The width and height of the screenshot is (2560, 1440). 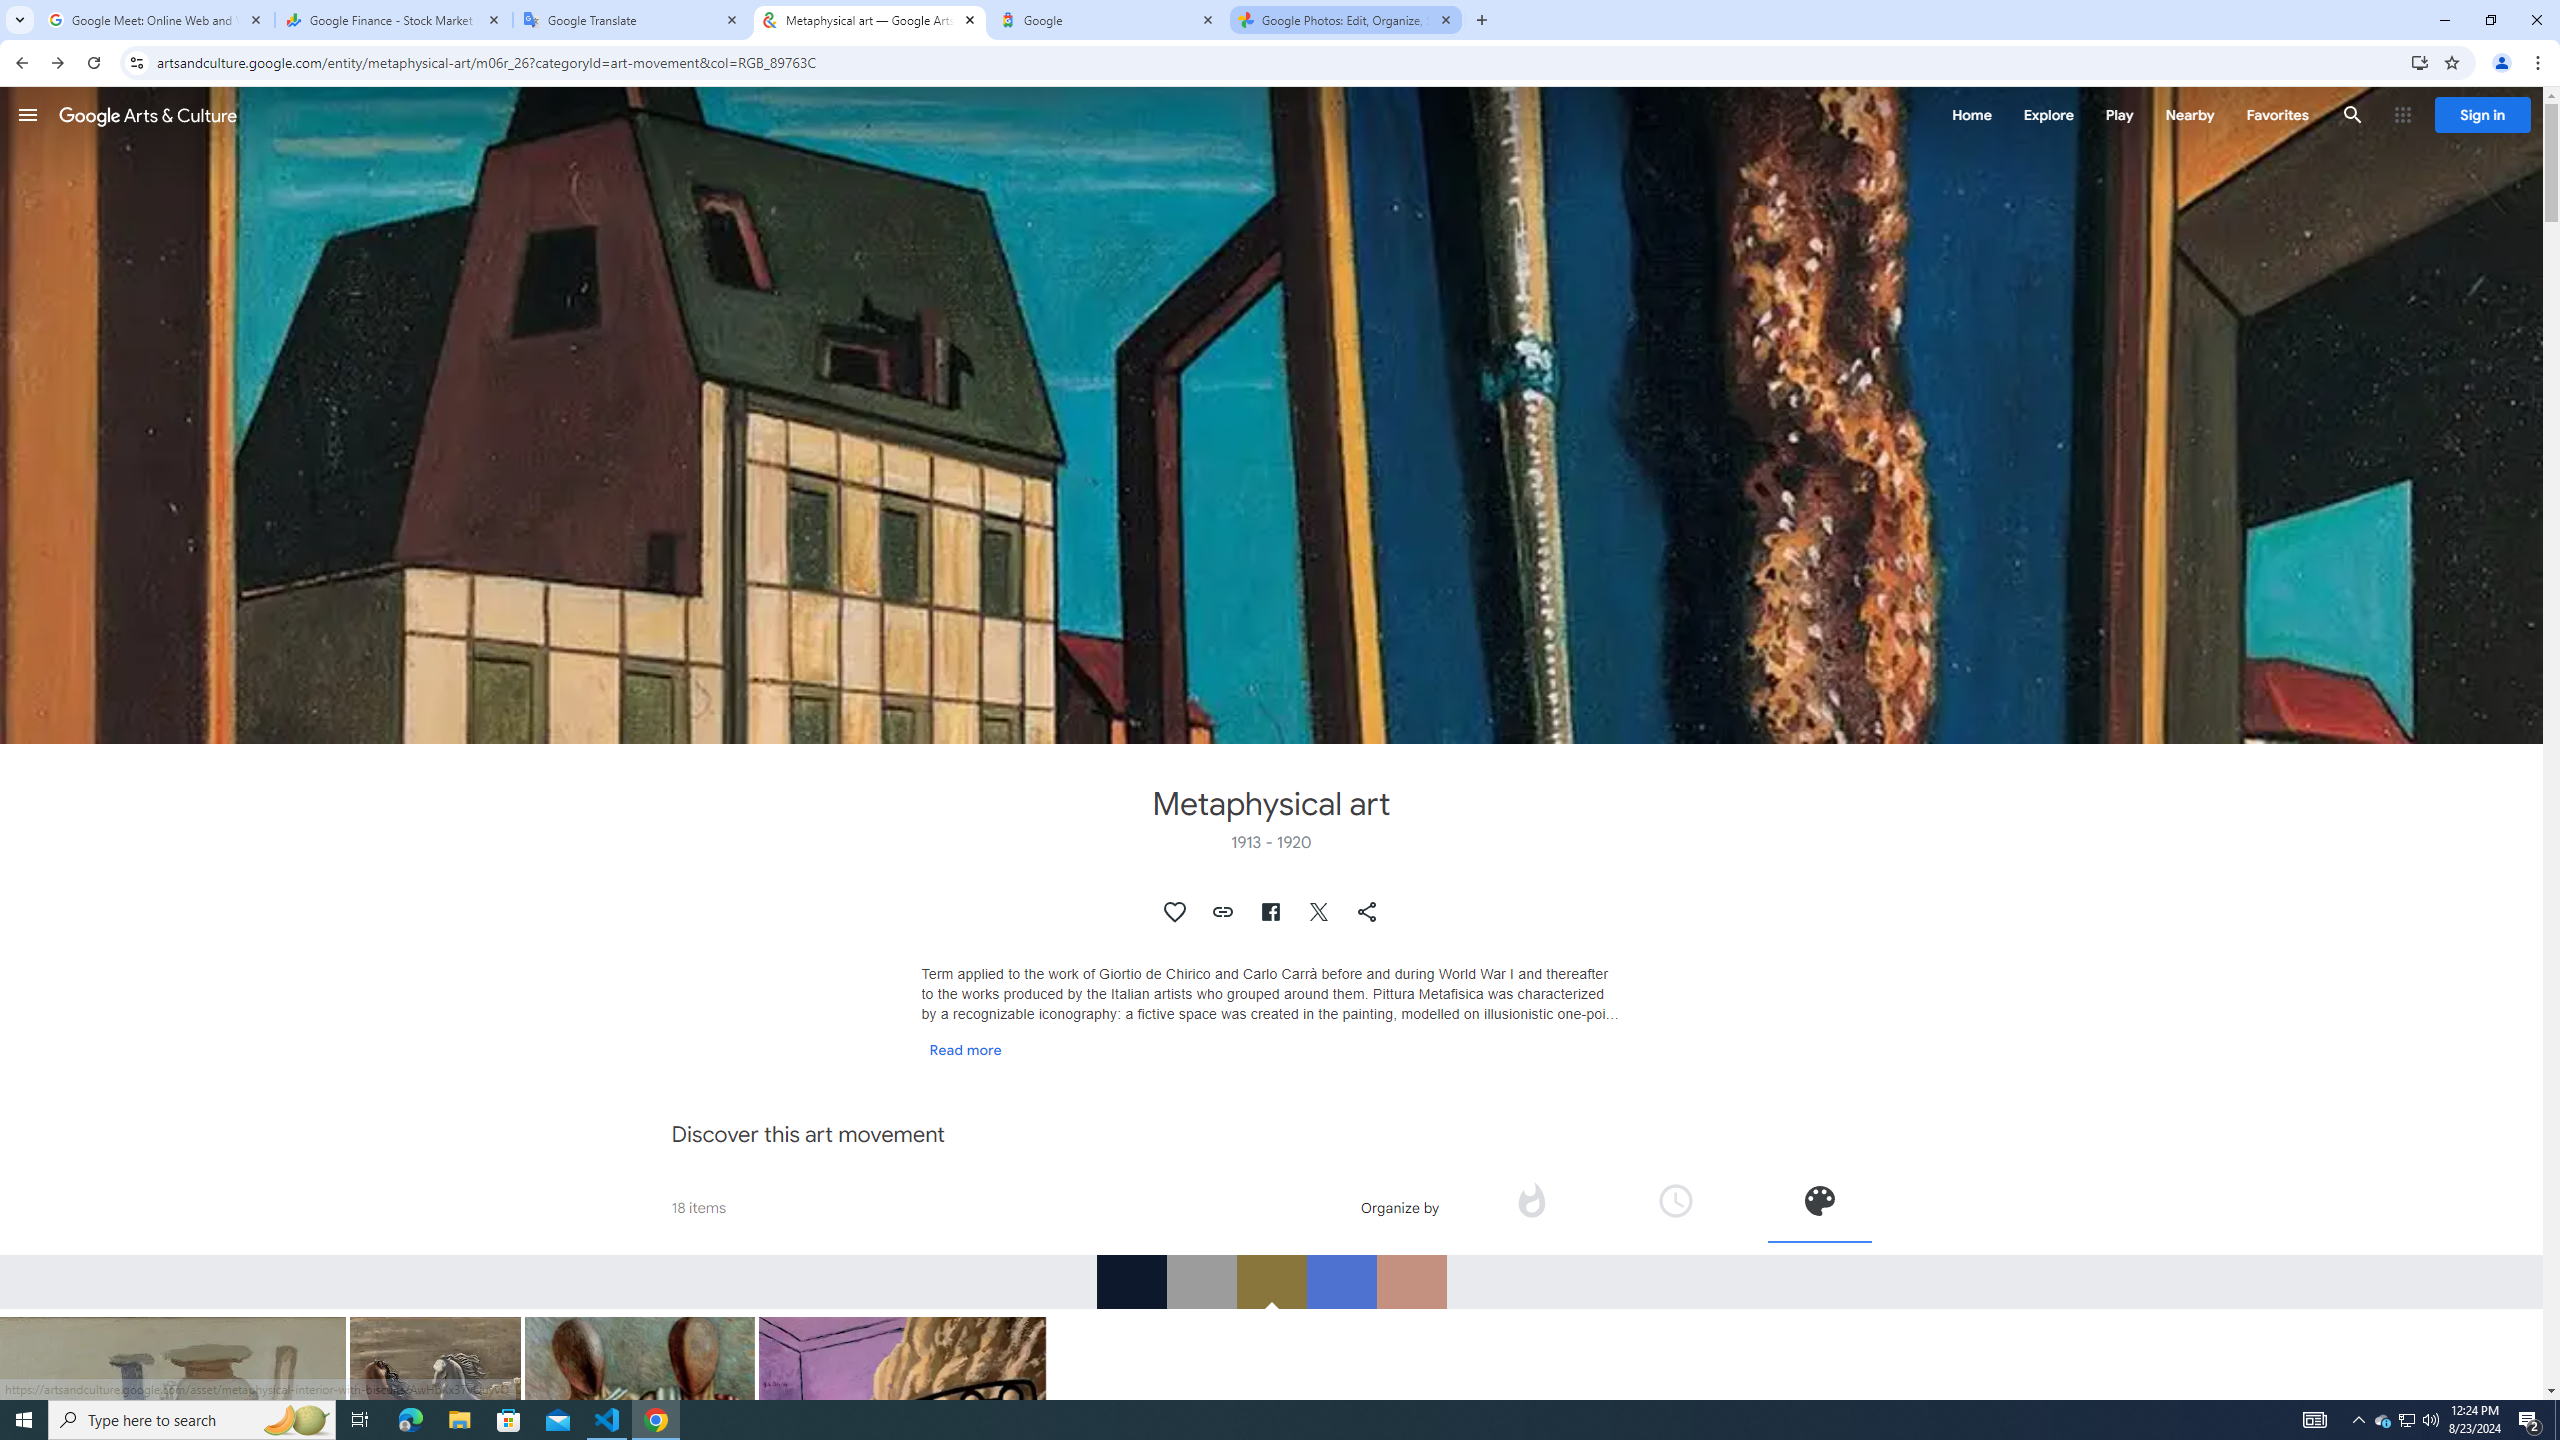 I want to click on 'Copy Link', so click(x=1222, y=911).